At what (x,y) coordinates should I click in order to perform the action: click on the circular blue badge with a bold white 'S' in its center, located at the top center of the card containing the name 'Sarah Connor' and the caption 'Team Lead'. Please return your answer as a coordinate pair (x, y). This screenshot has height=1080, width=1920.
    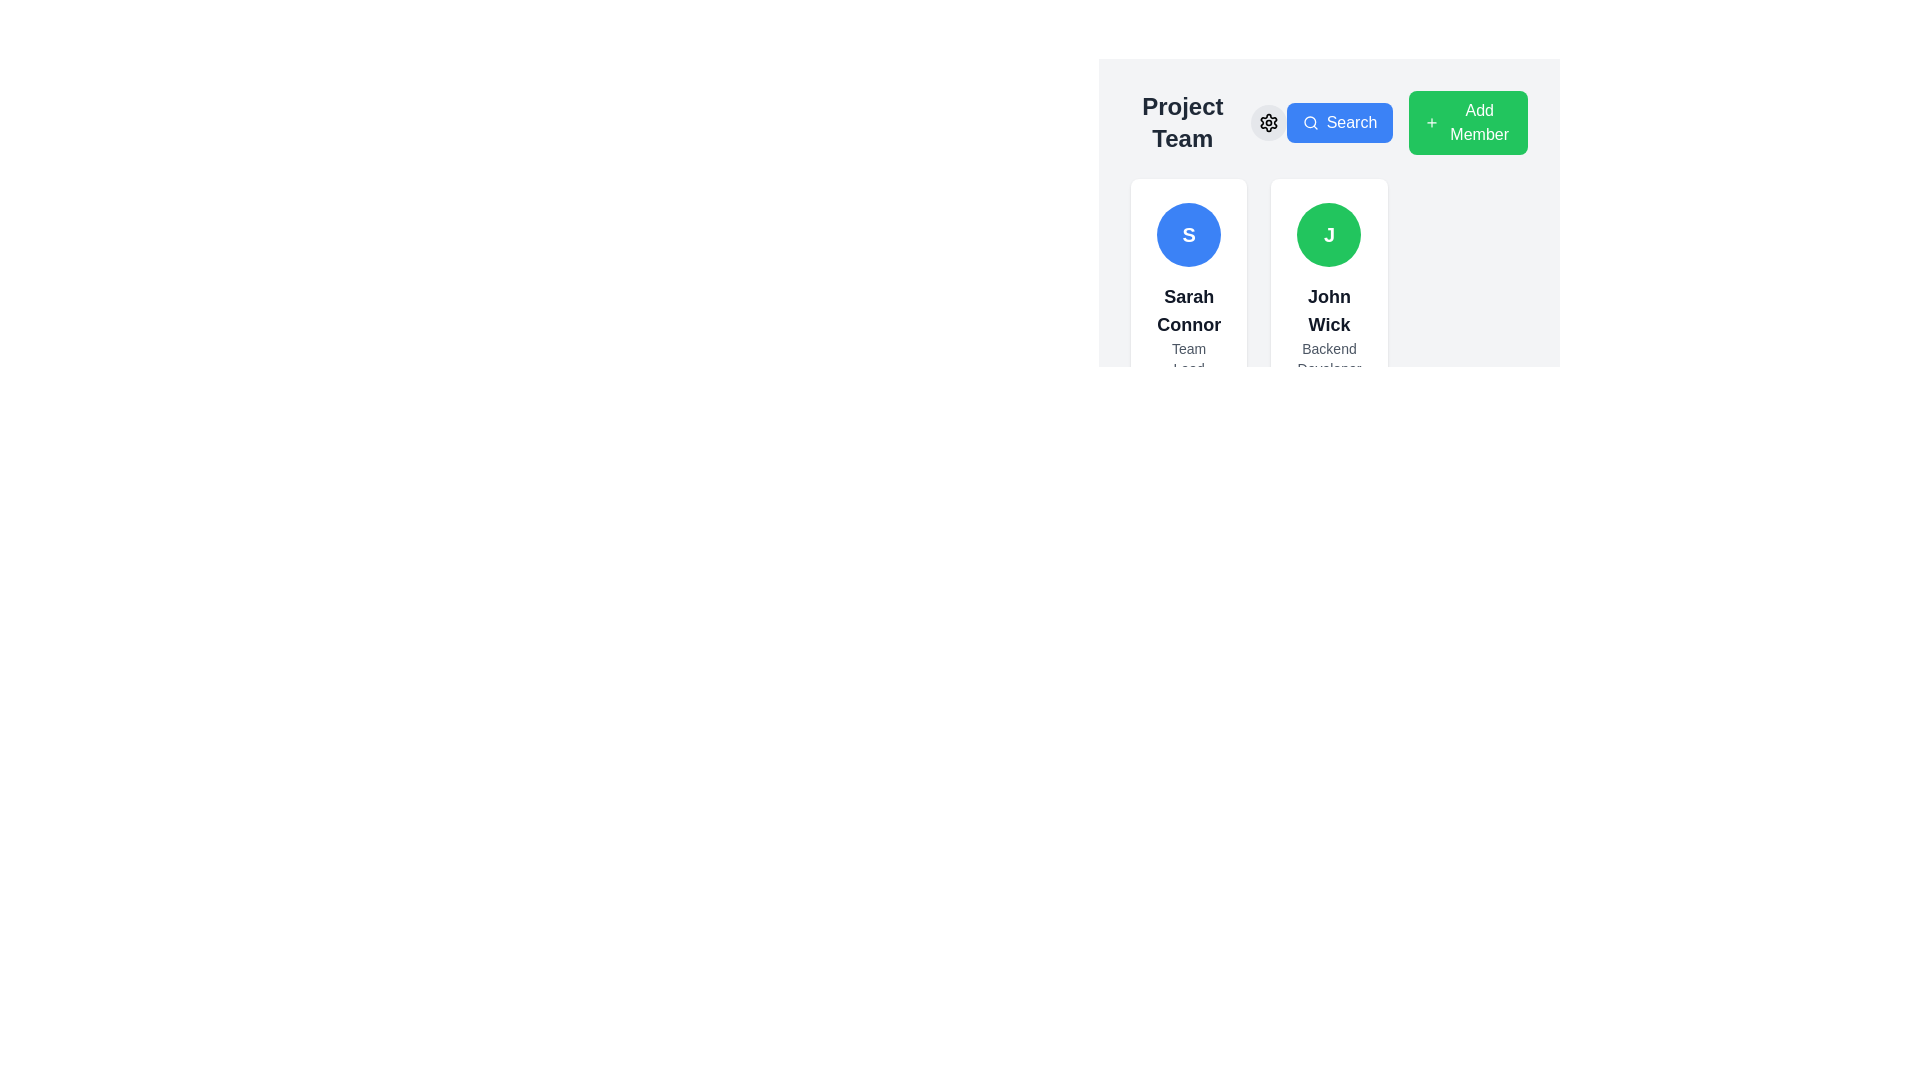
    Looking at the image, I should click on (1189, 234).